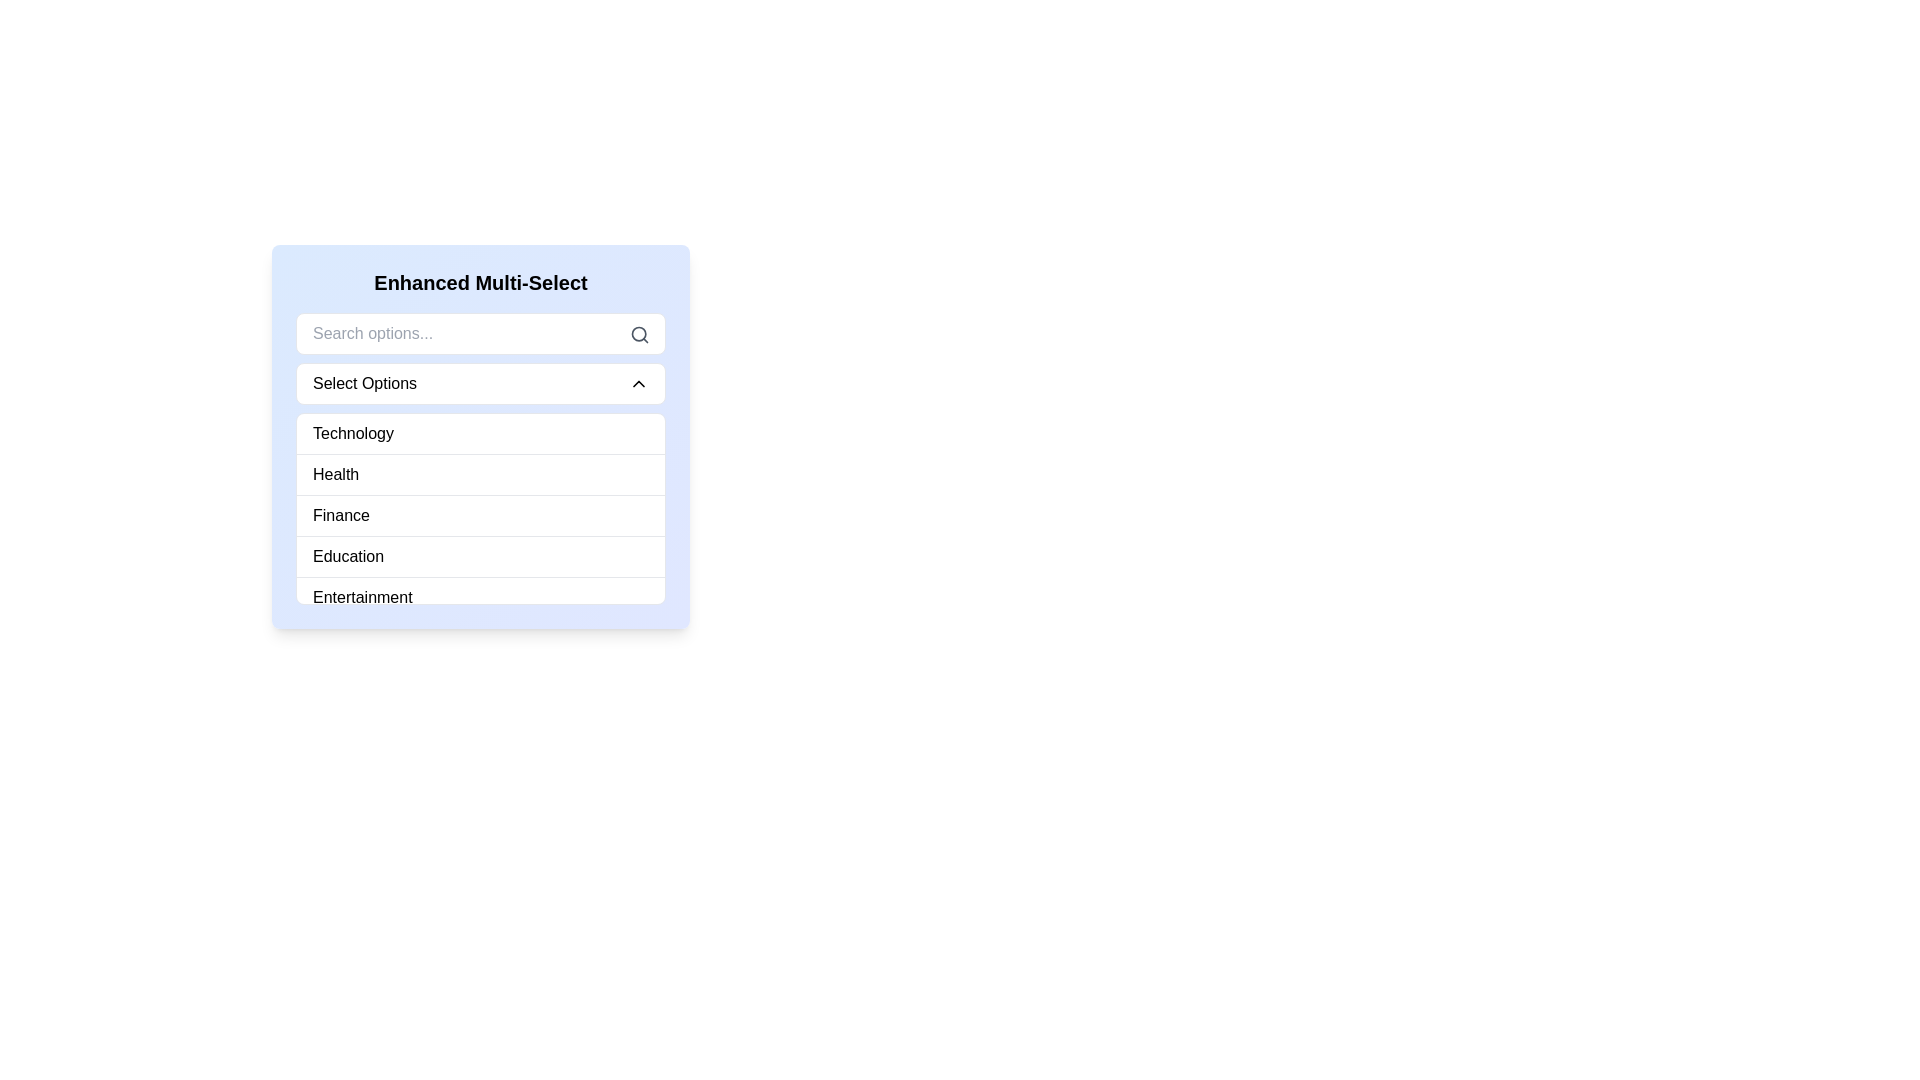 The image size is (1920, 1080). What do you see at coordinates (480, 556) in the screenshot?
I see `the fourth list item in the scrollable menu labeled 'Education'` at bounding box center [480, 556].